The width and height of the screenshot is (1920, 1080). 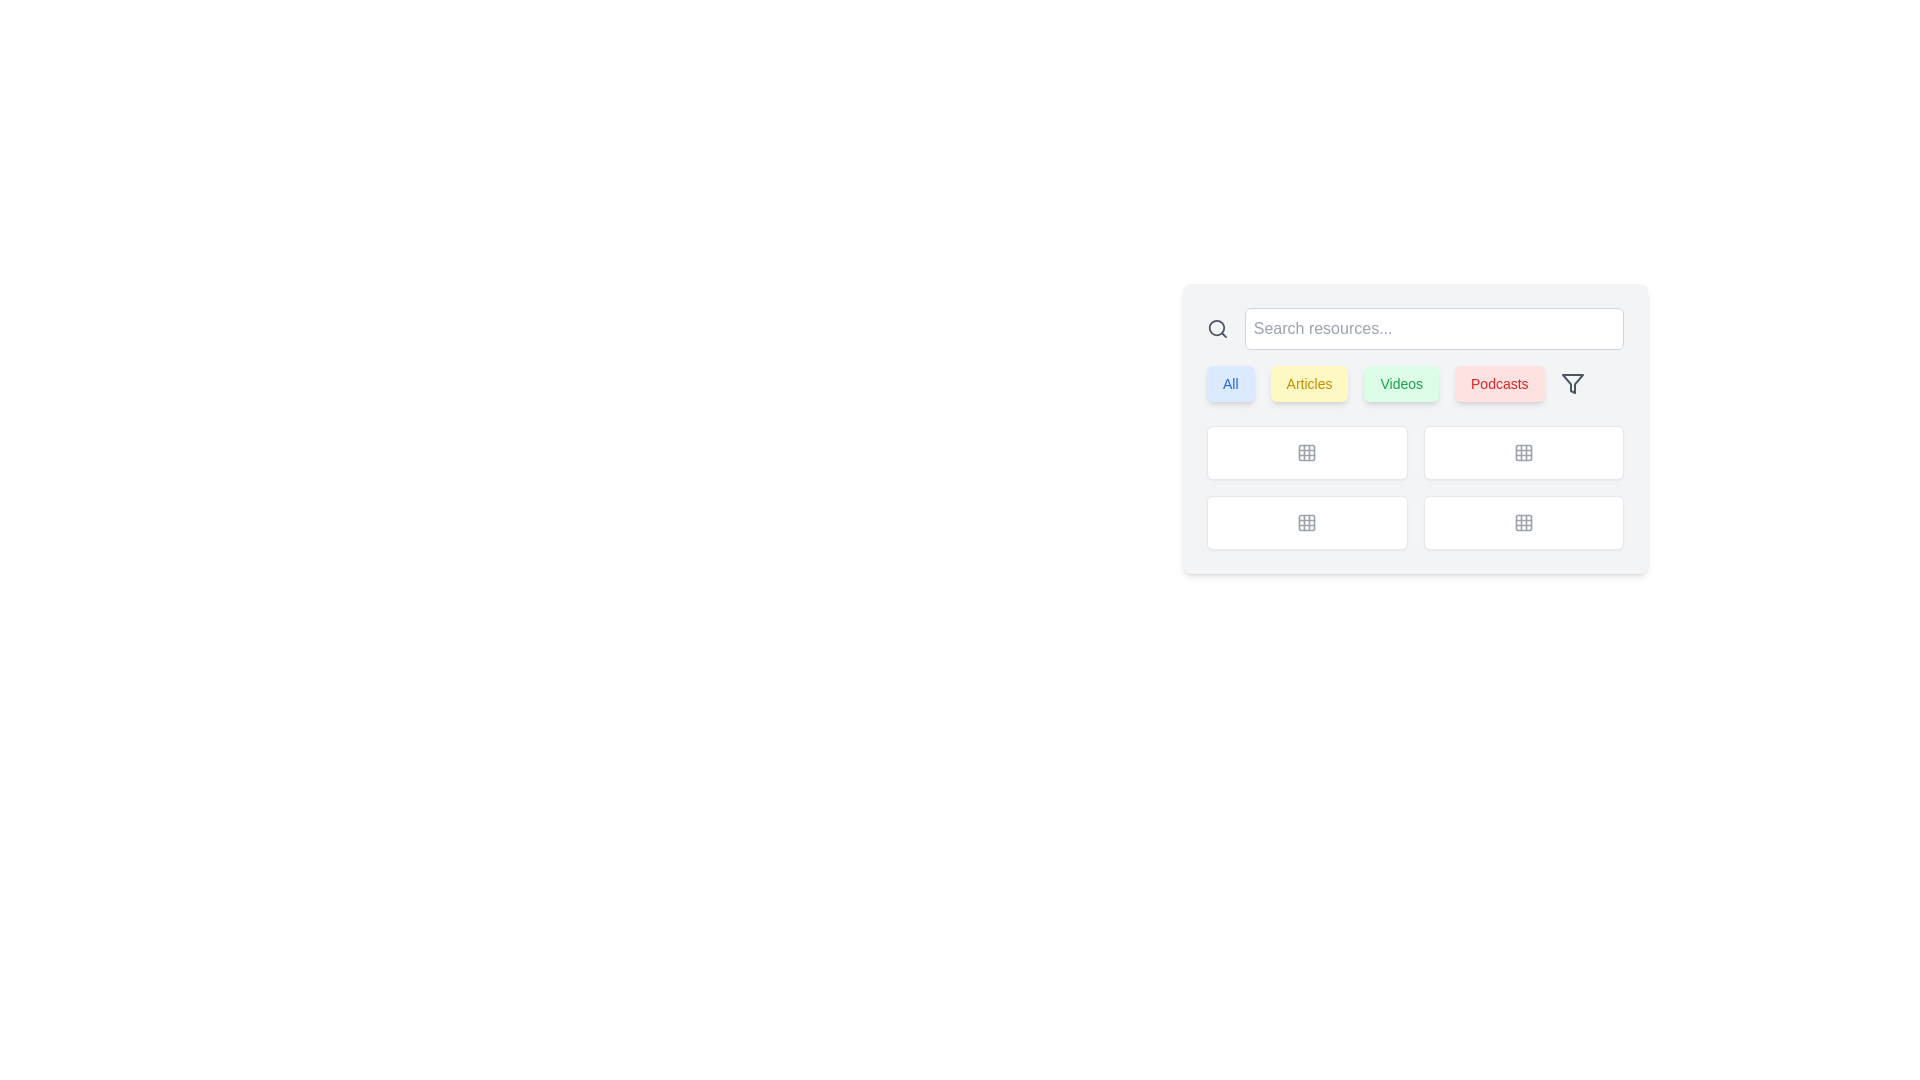 I want to click on the third iconic button in the grid layout, which features a light gray 3x3 grid design, so click(x=1307, y=522).